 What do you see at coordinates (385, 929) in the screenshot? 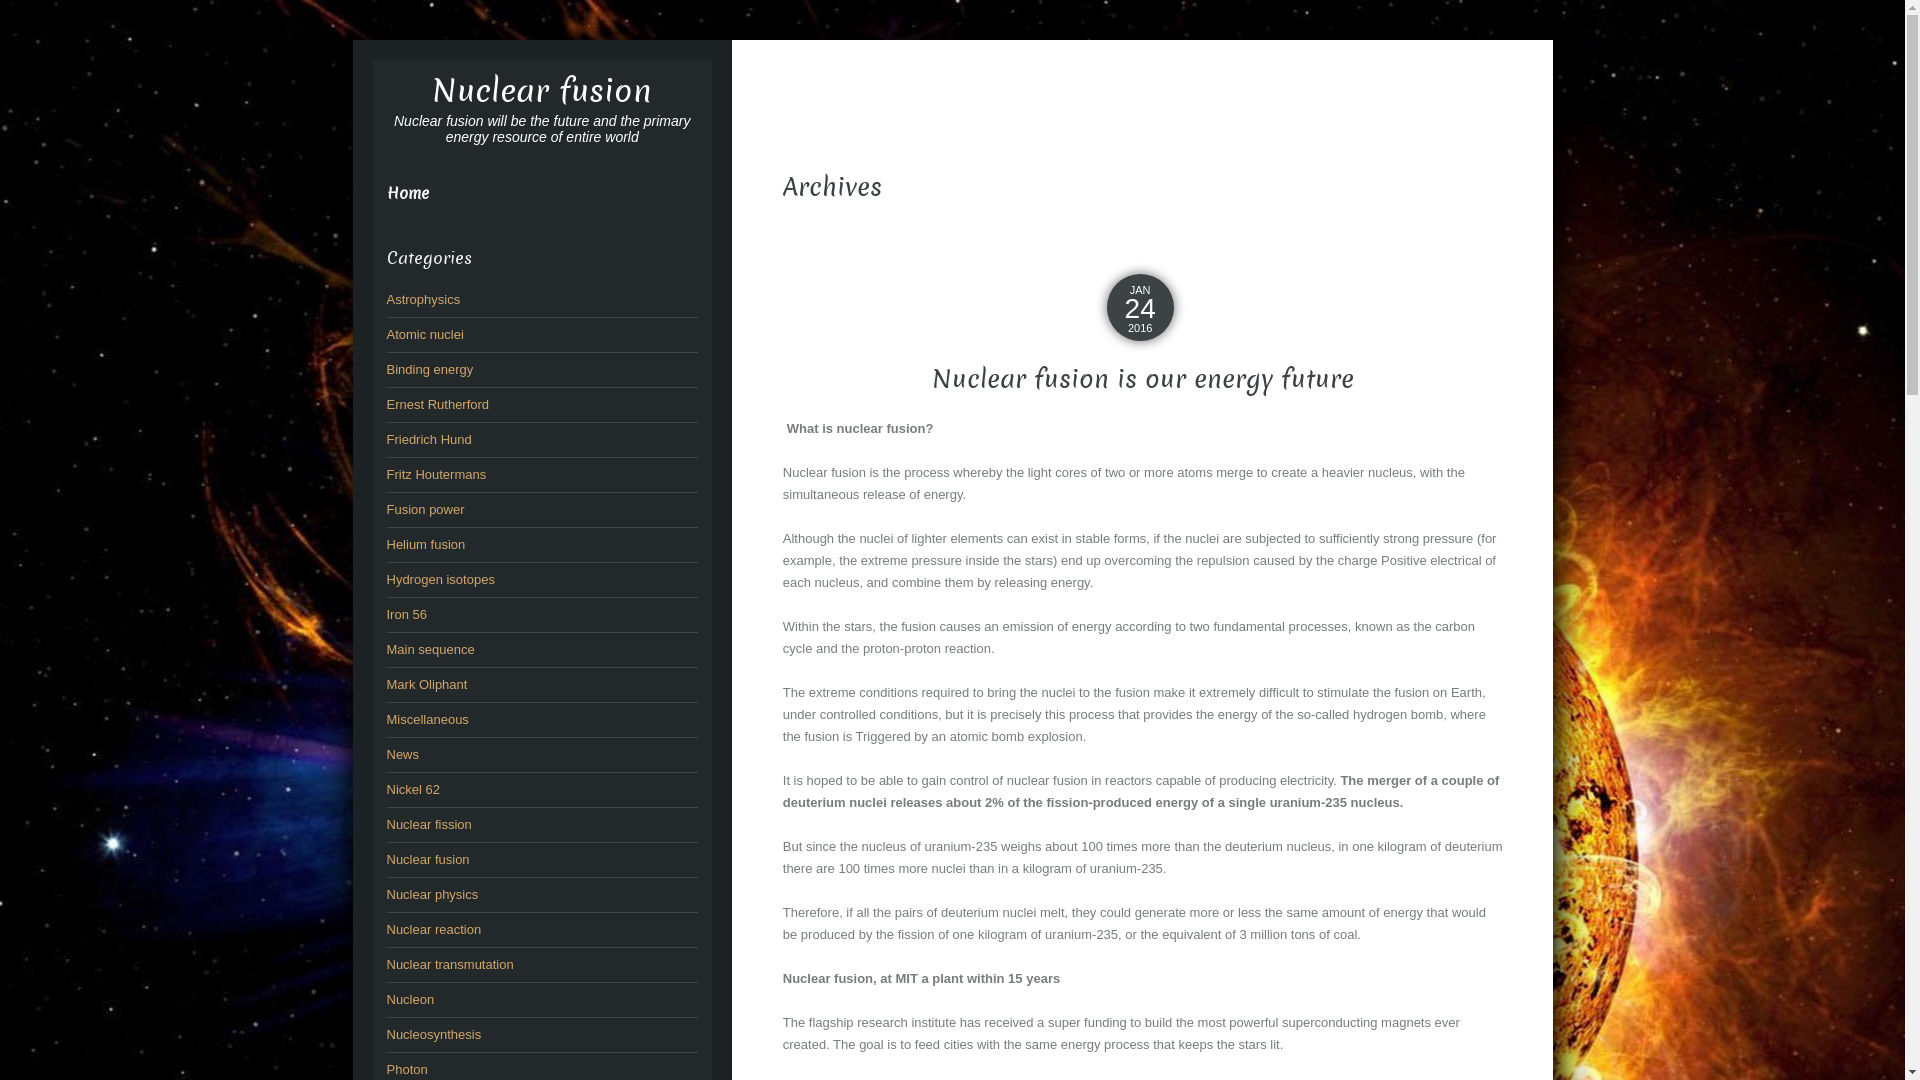
I see `'Nuclear reaction'` at bounding box center [385, 929].